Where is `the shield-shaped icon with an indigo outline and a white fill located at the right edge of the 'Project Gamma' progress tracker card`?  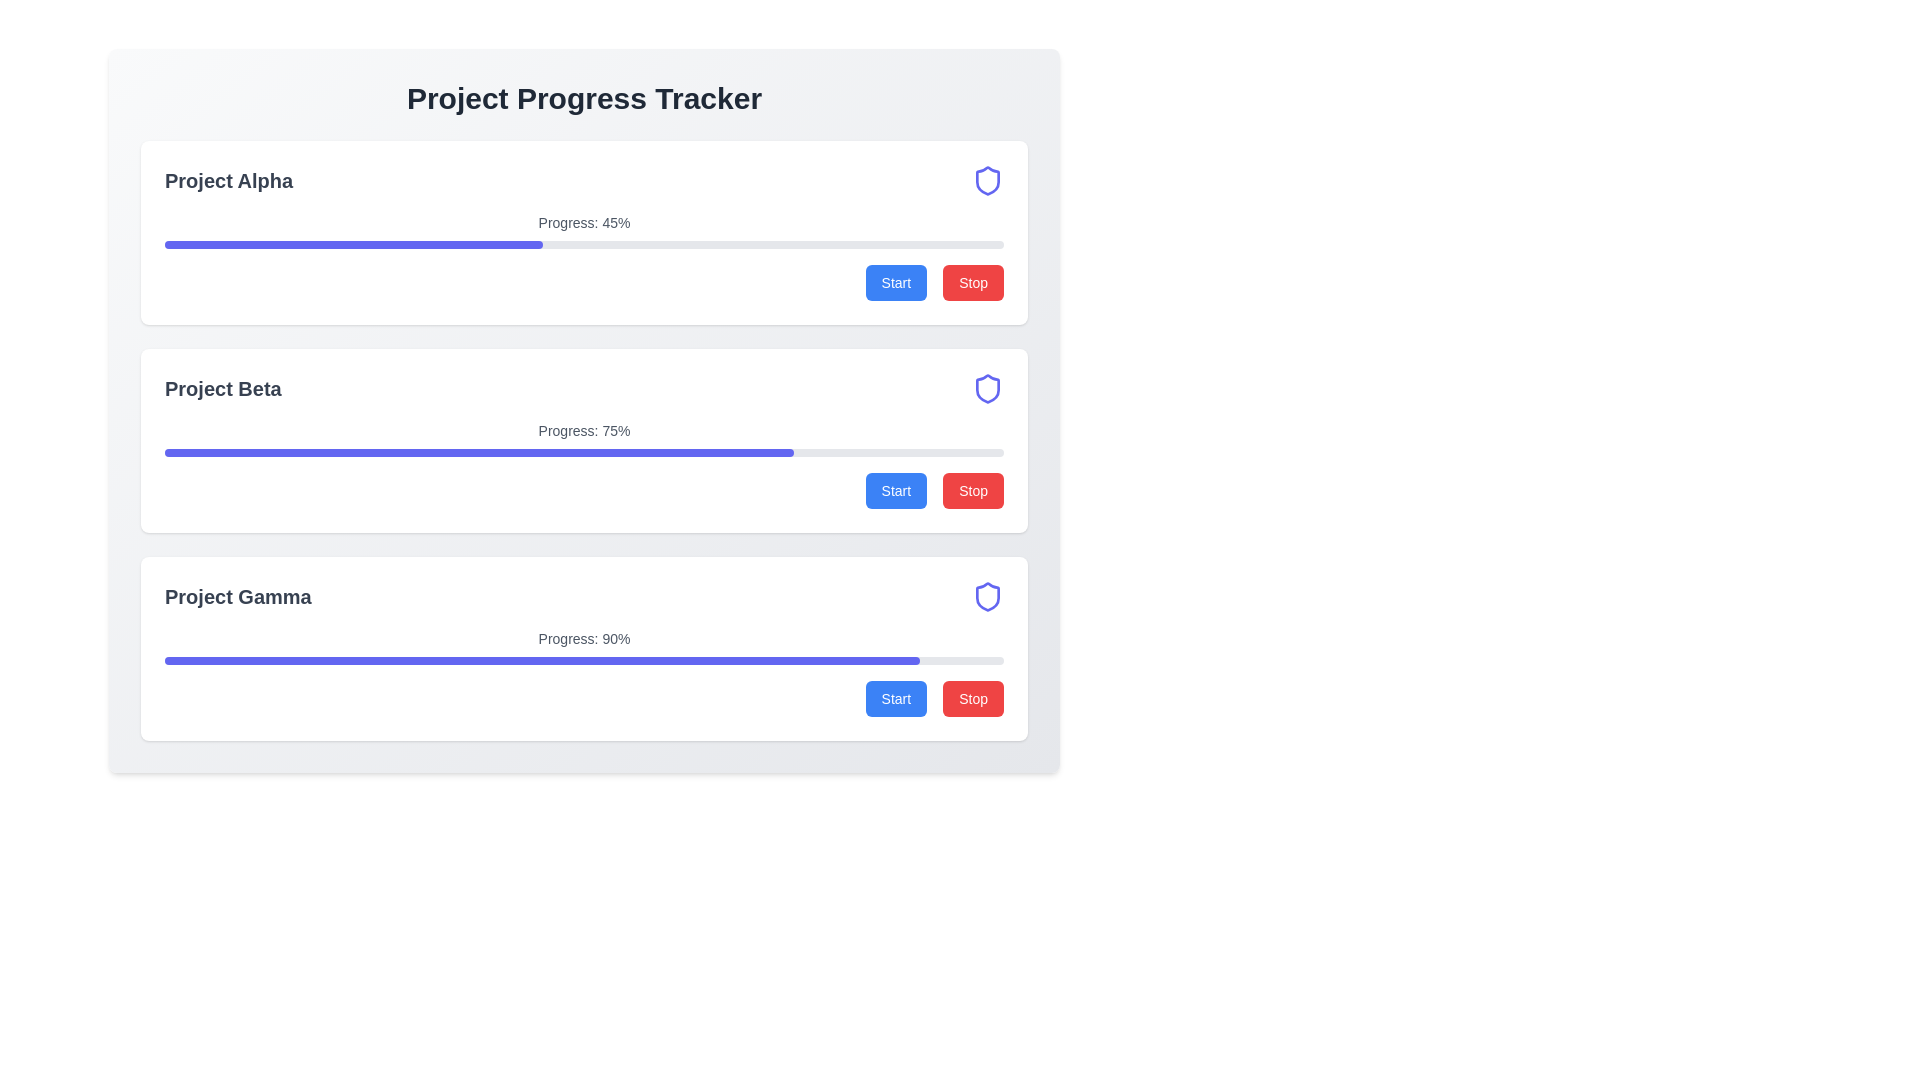 the shield-shaped icon with an indigo outline and a white fill located at the right edge of the 'Project Gamma' progress tracker card is located at coordinates (988, 596).